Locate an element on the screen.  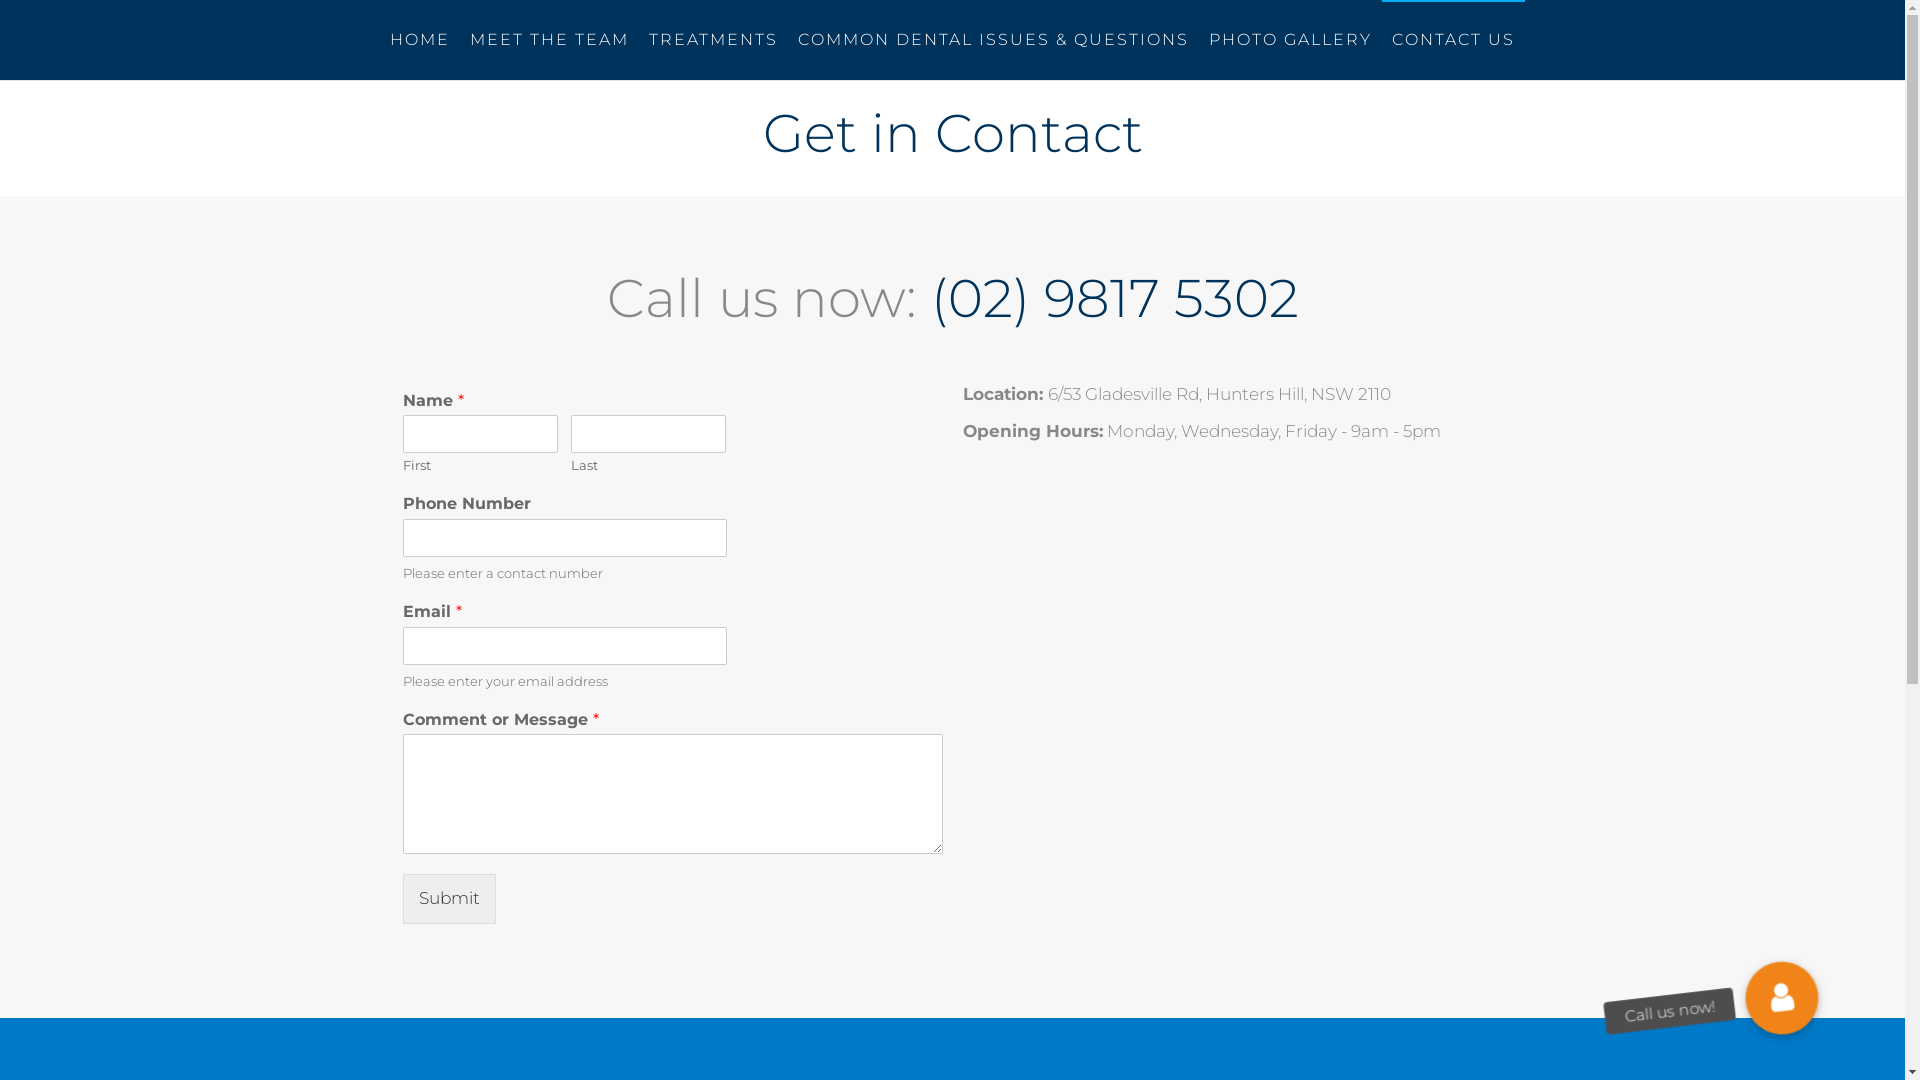
'HOME' is located at coordinates (419, 39).